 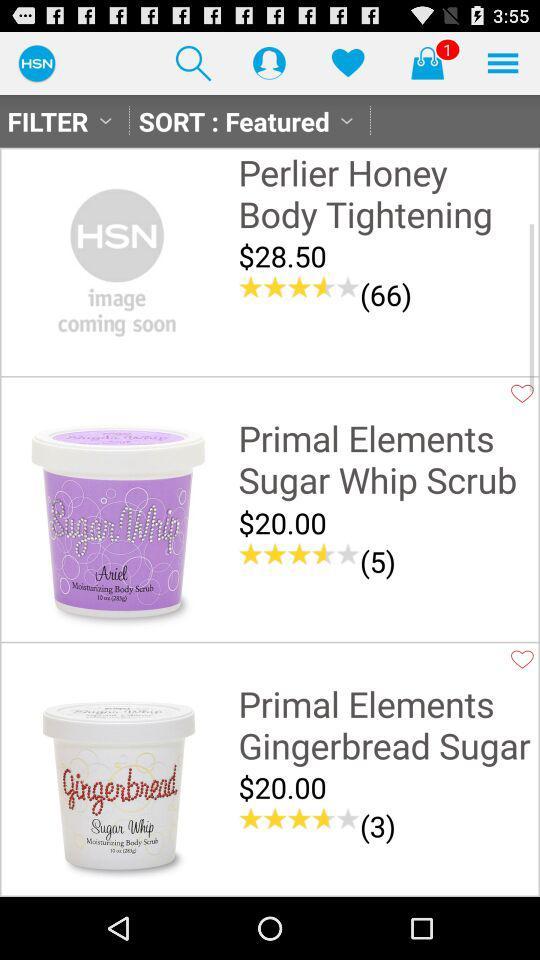 I want to click on the item above sort : featured icon, so click(x=193, y=62).